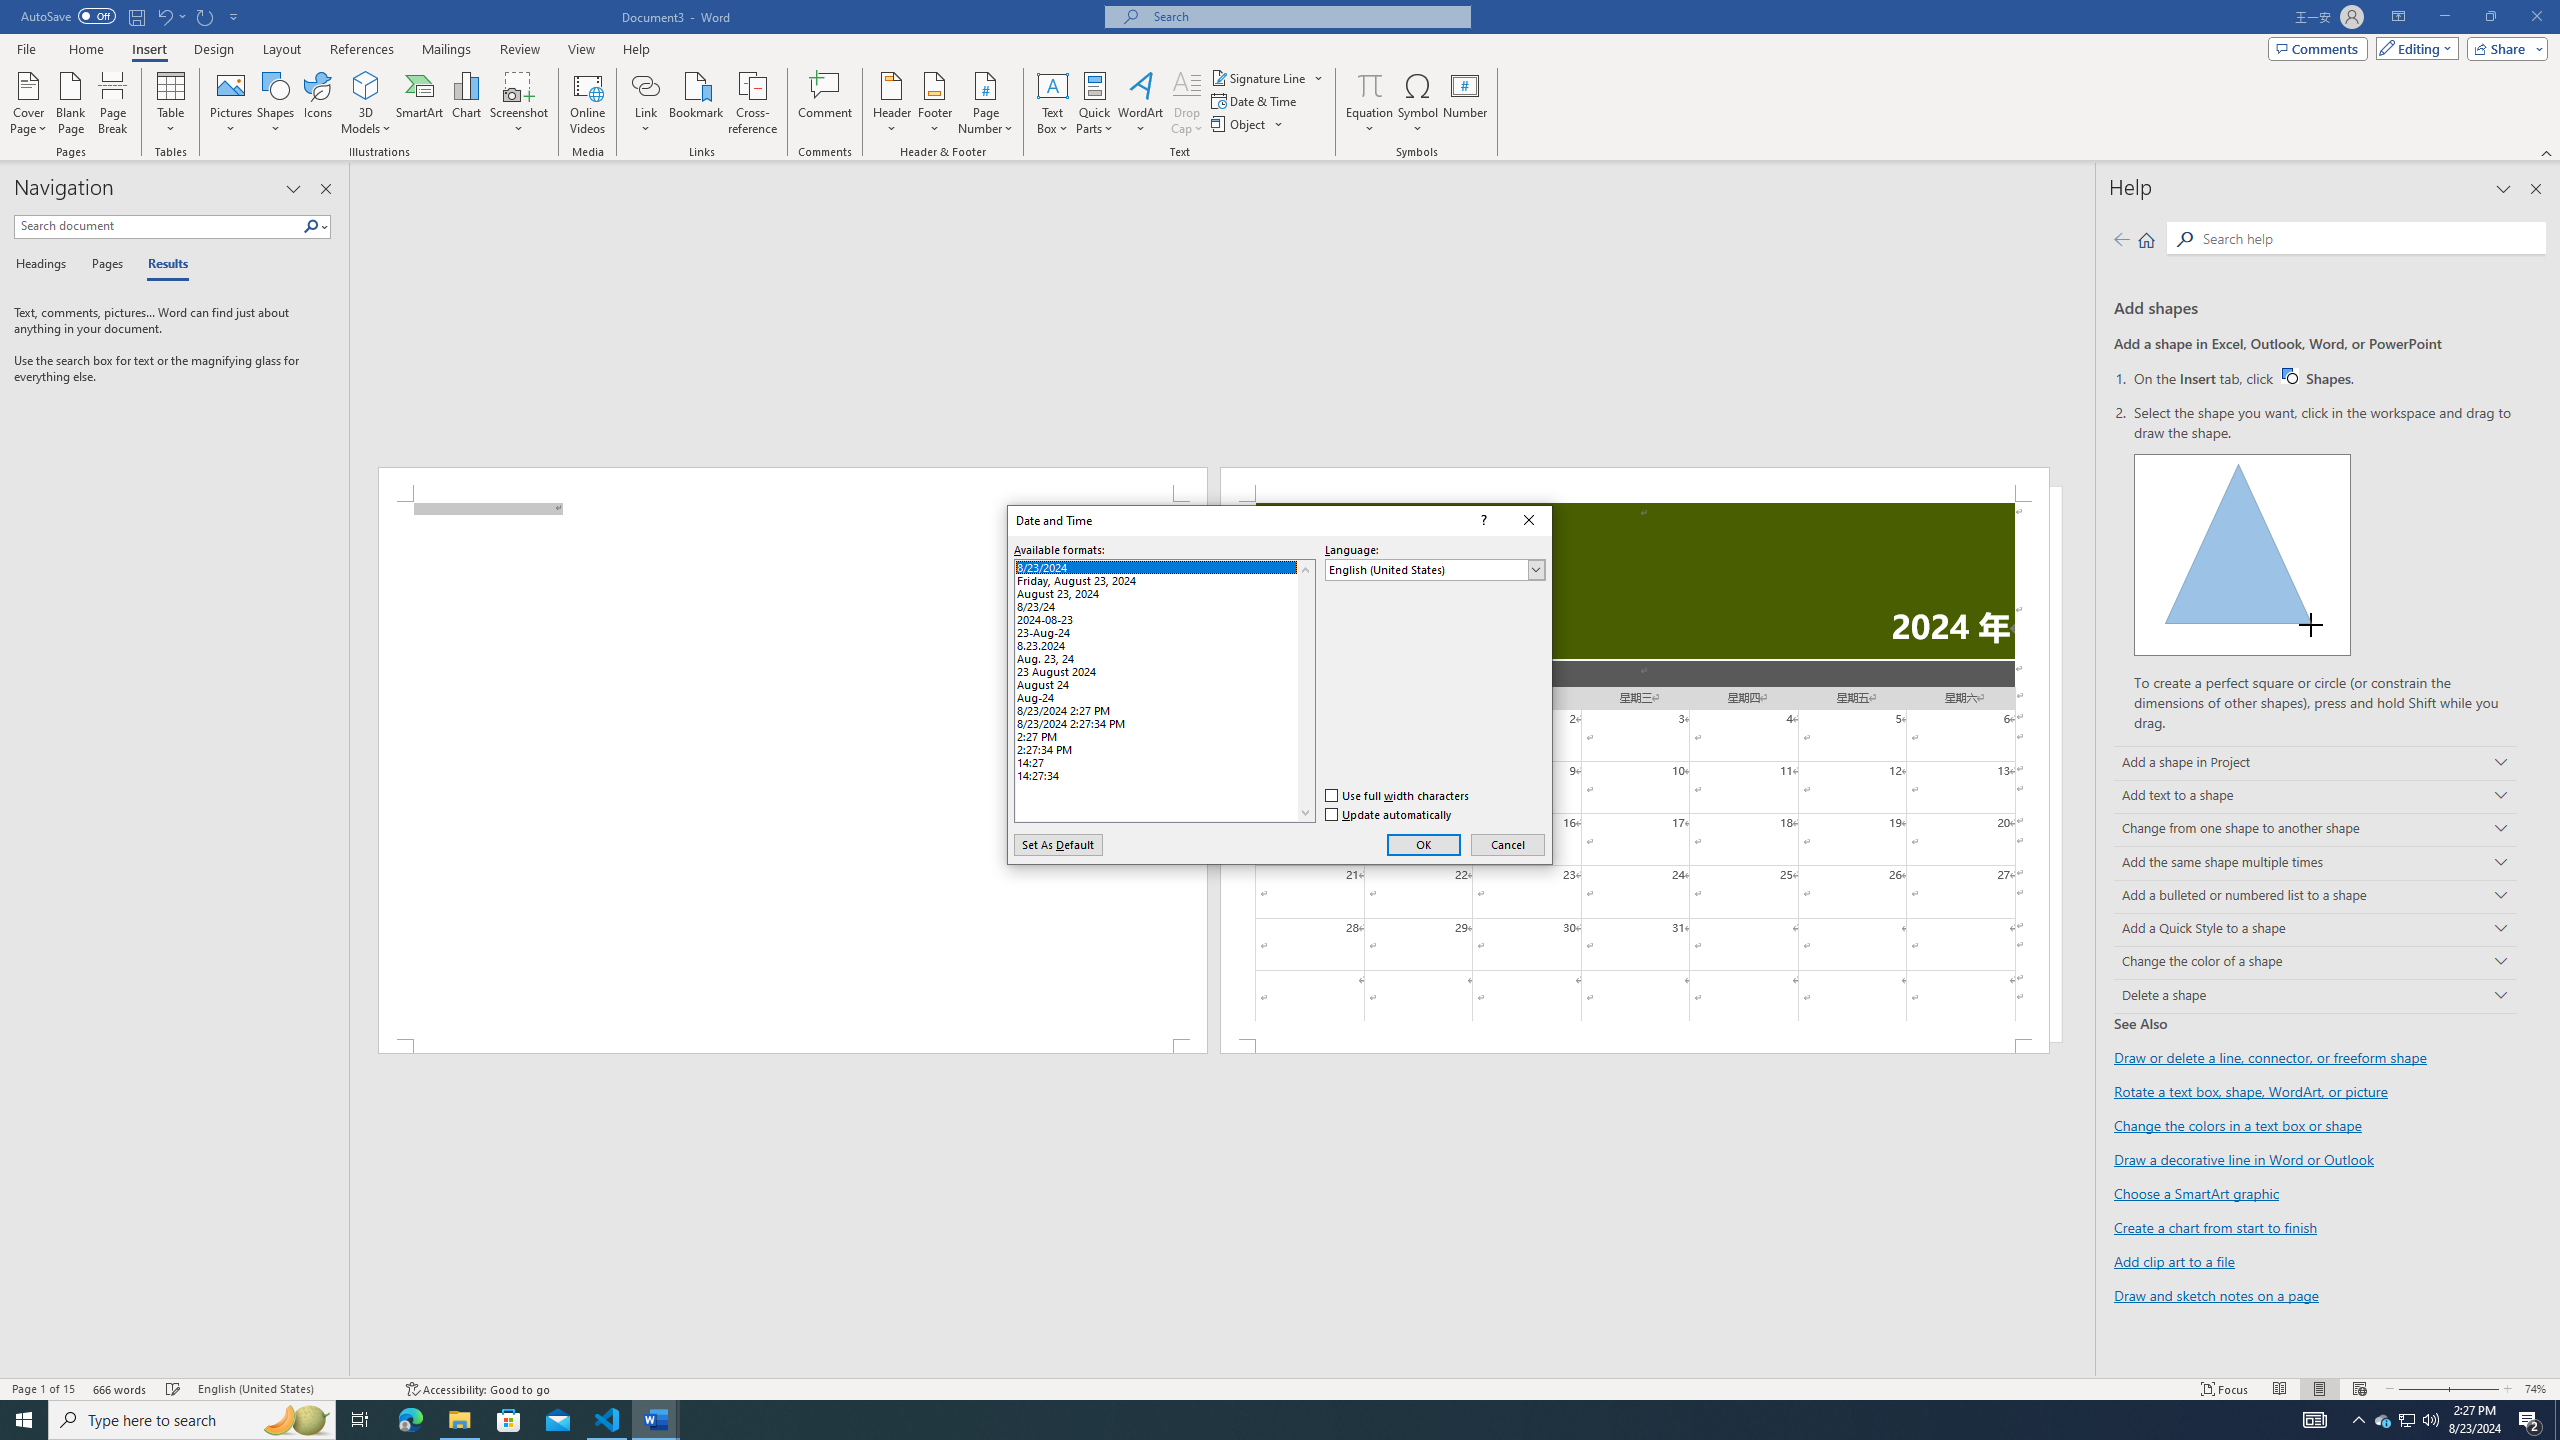  What do you see at coordinates (2215, 1294) in the screenshot?
I see `'Draw and sketch notes on a page'` at bounding box center [2215, 1294].